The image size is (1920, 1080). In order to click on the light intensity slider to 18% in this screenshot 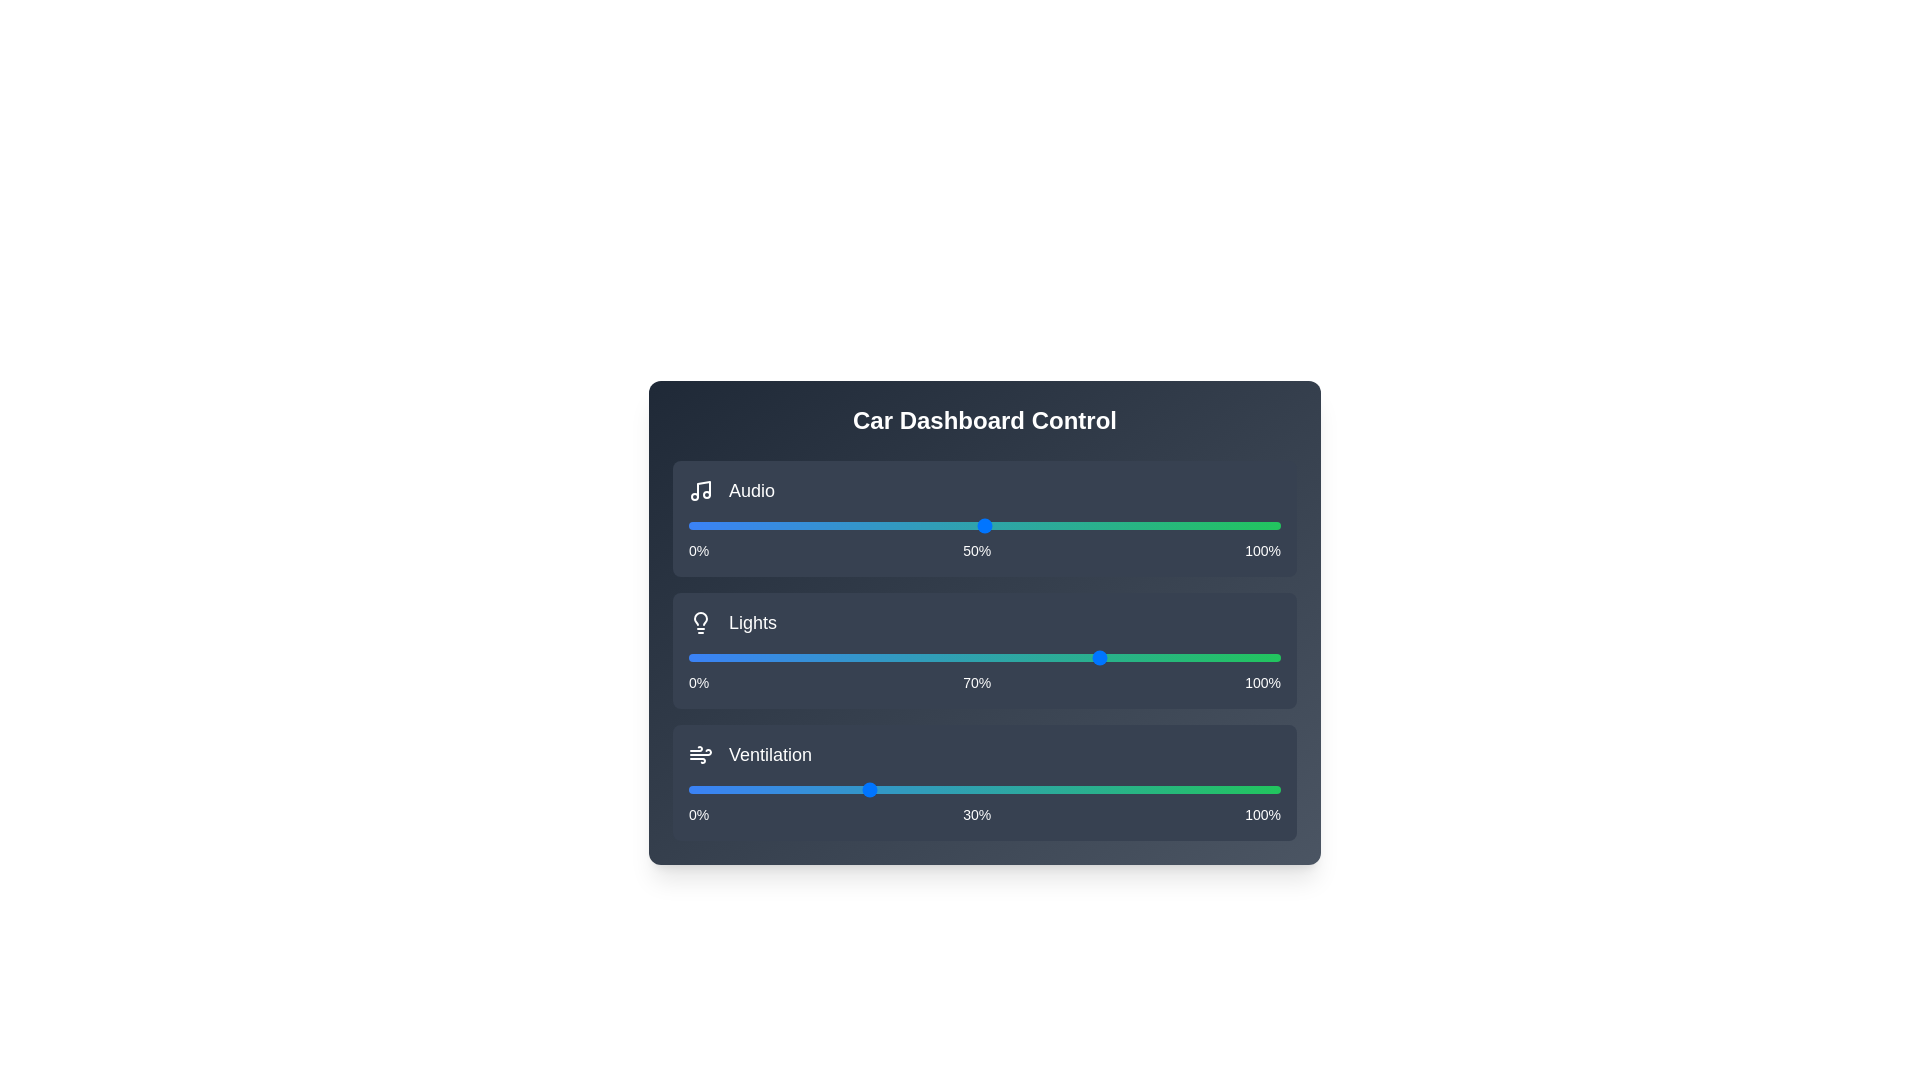, I will do `click(794, 658)`.